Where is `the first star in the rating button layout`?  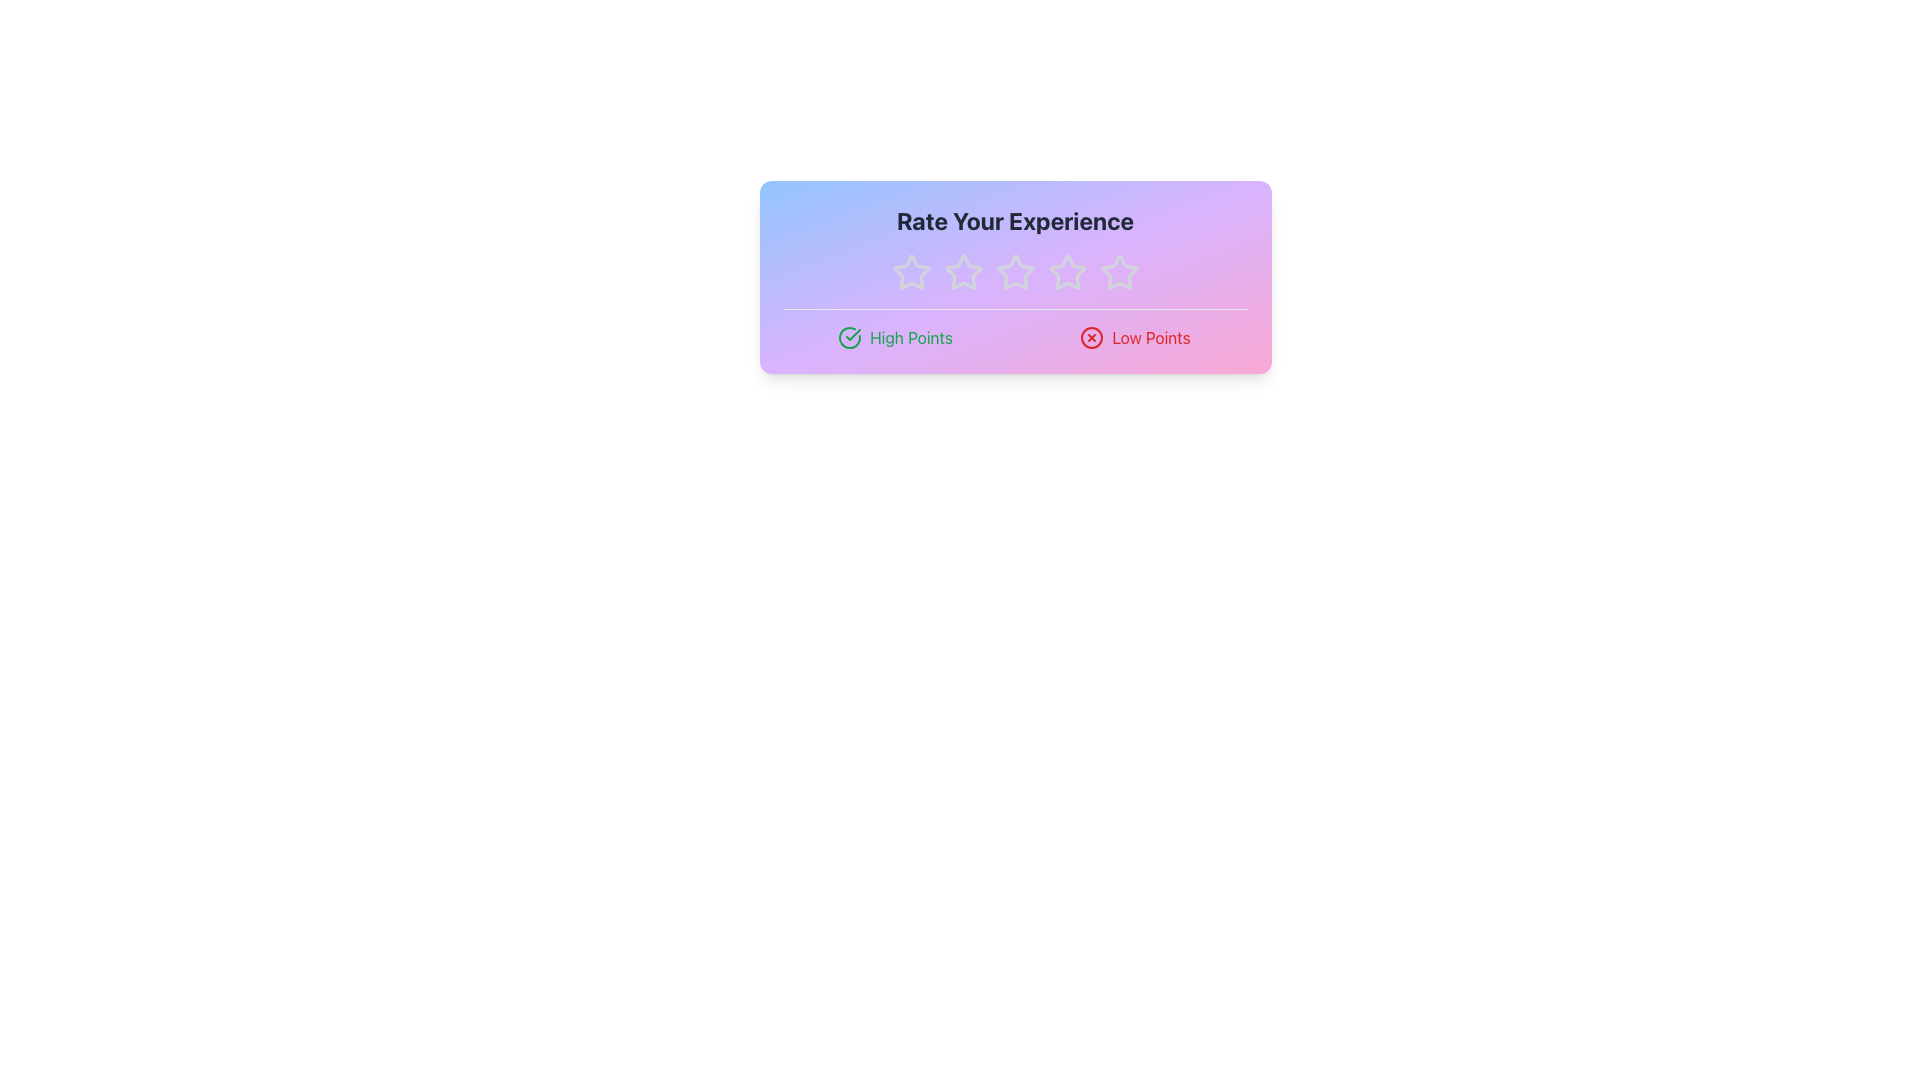
the first star in the rating button layout is located at coordinates (910, 273).